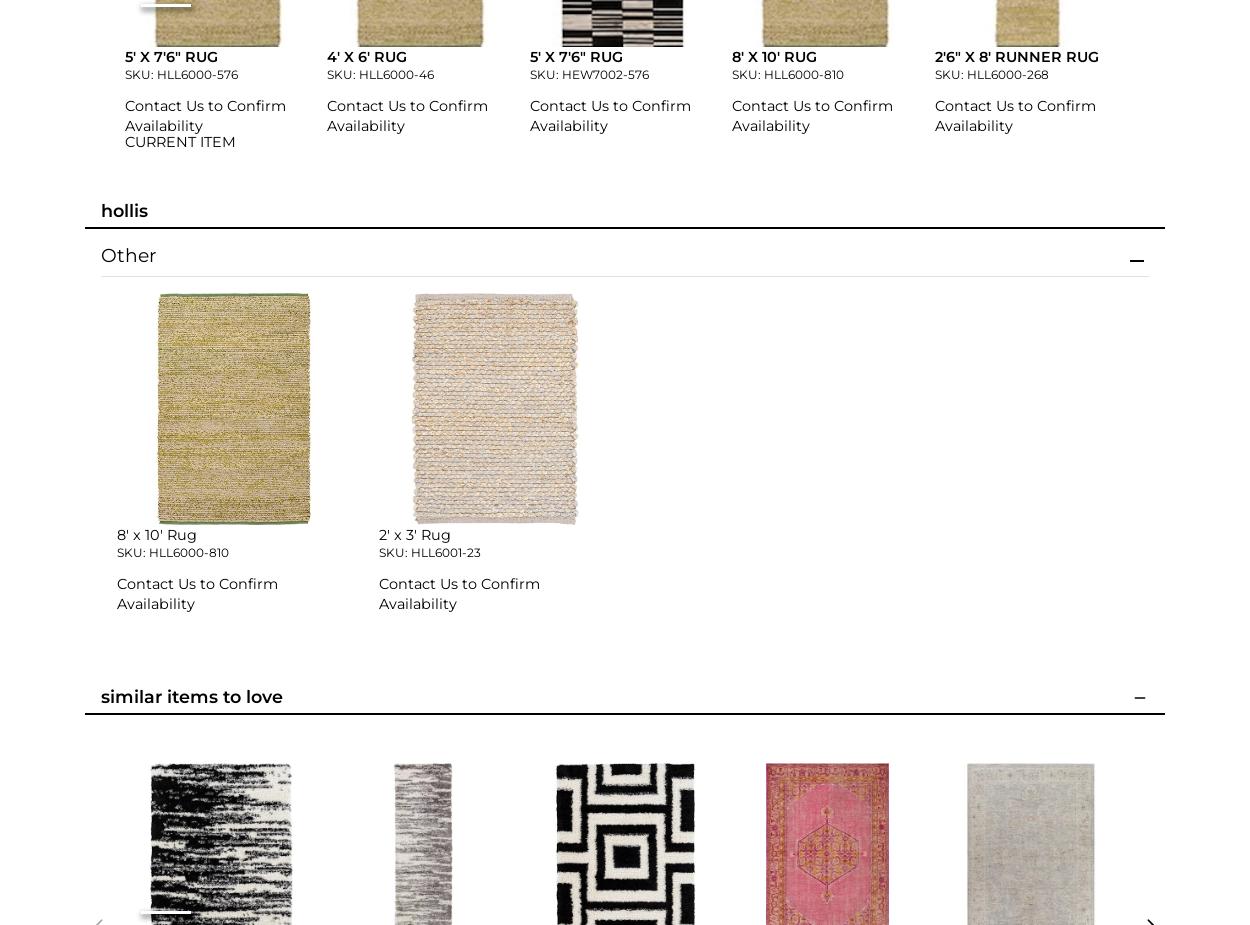 This screenshot has height=925, width=1250. I want to click on 'SKU: HLL6001-23', so click(429, 552).